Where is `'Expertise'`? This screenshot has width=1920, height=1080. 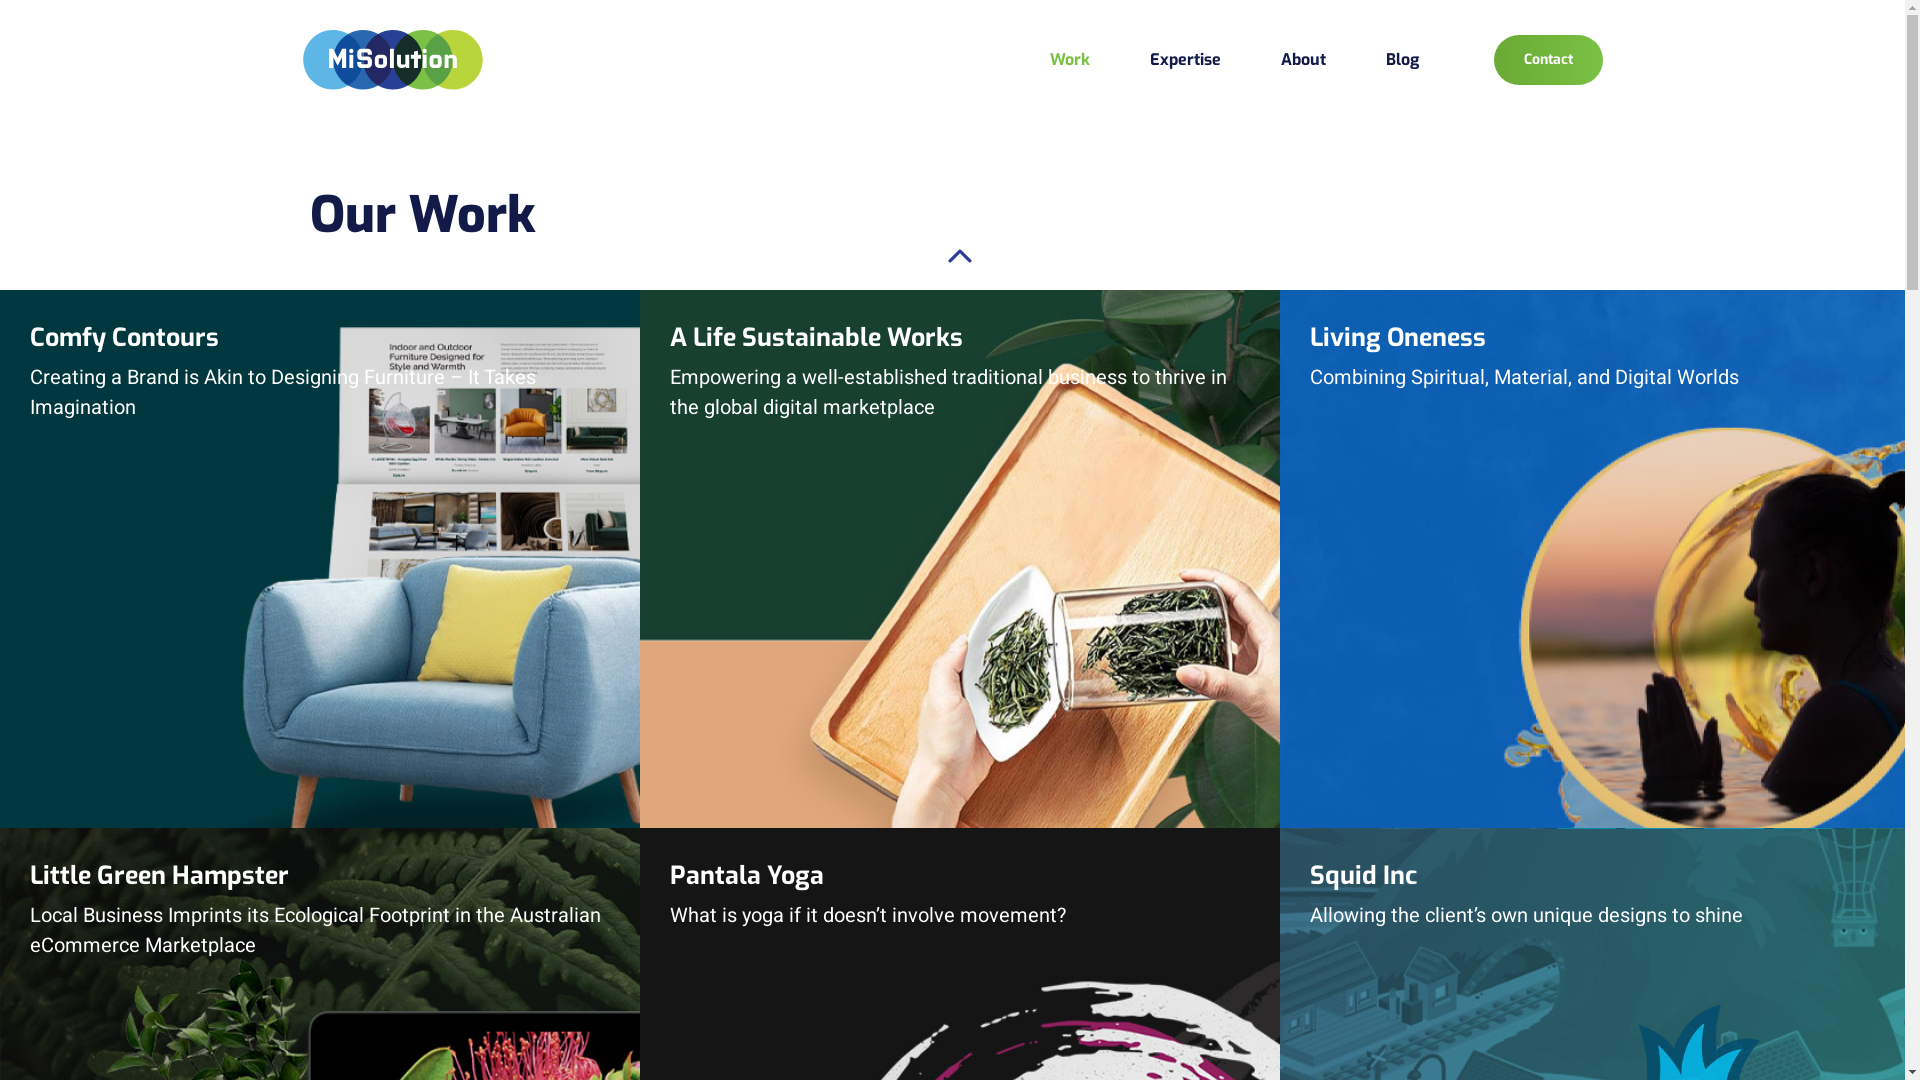 'Expertise' is located at coordinates (1150, 58).